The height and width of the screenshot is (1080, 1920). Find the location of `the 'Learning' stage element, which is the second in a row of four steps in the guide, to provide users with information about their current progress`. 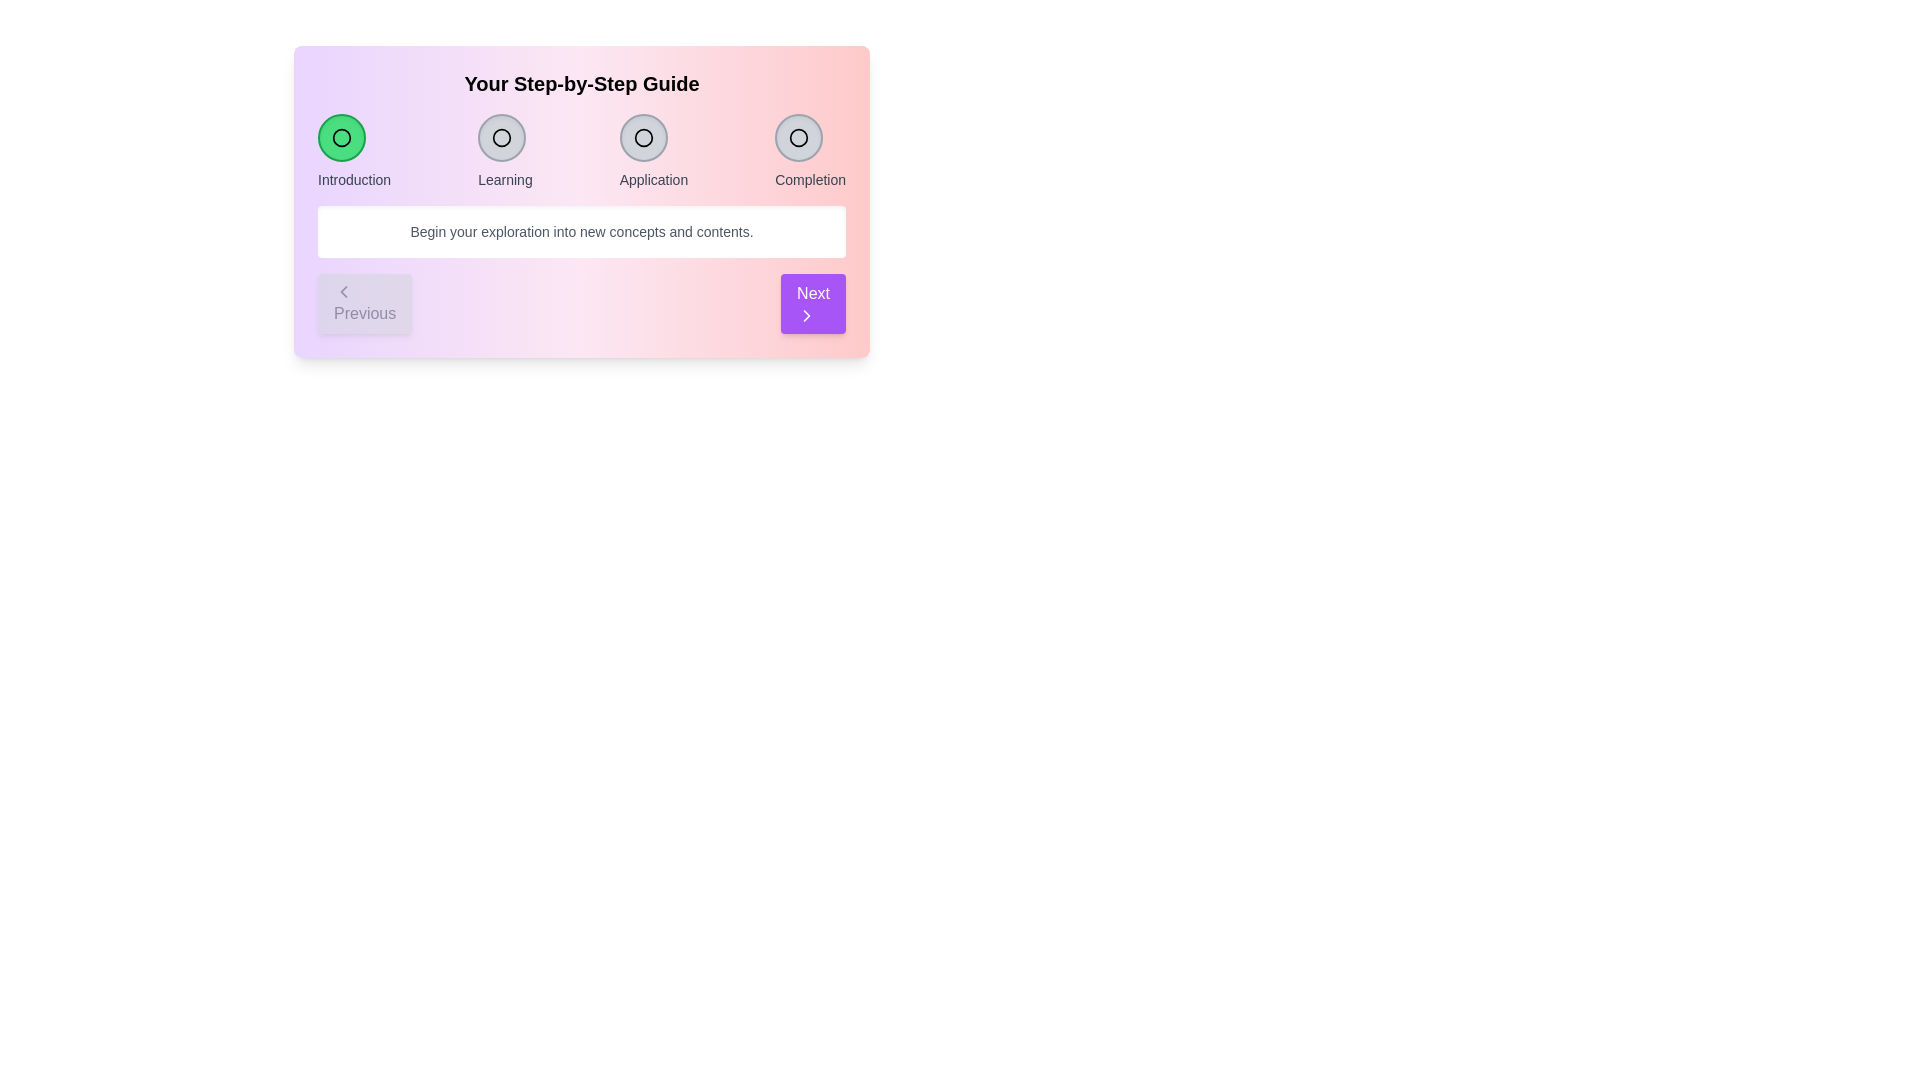

the 'Learning' stage element, which is the second in a row of four steps in the guide, to provide users with information about their current progress is located at coordinates (505, 150).